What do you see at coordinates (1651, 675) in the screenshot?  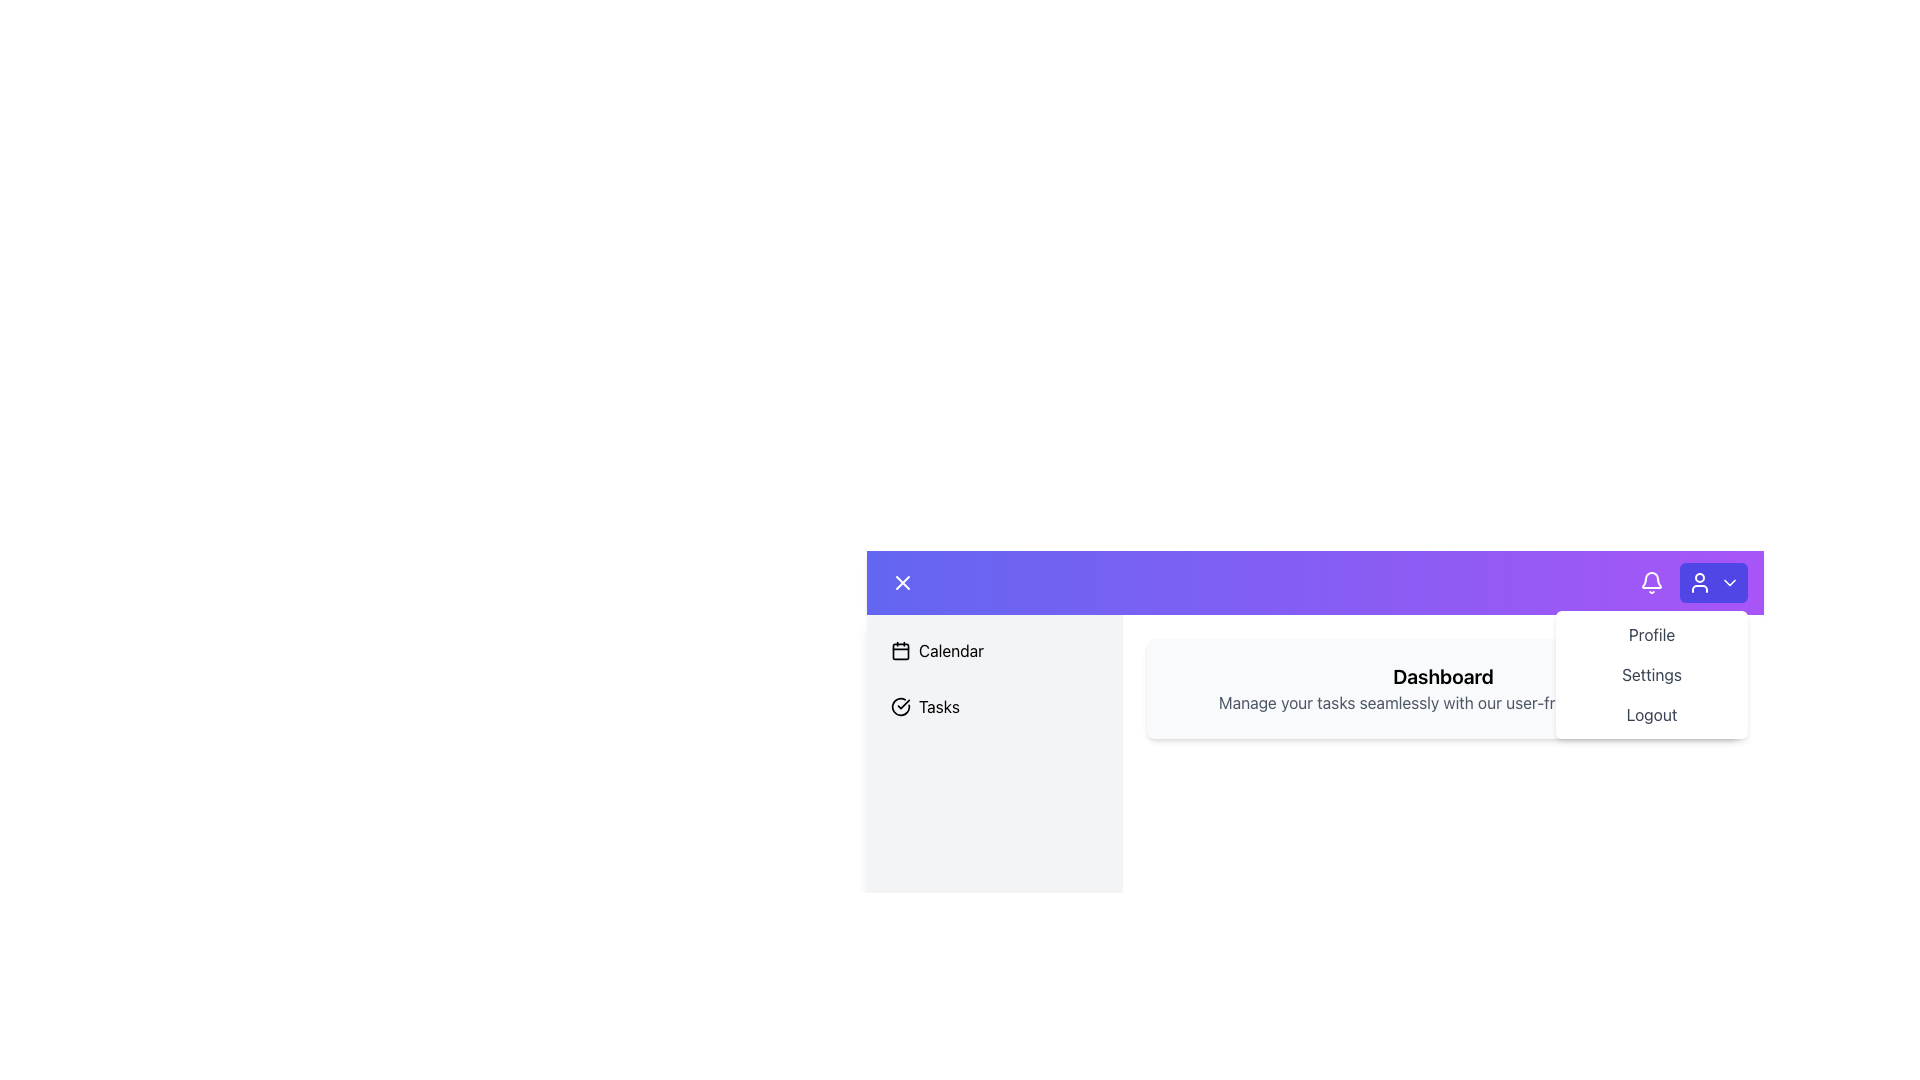 I see `the 'Settings' menu item located as the second item in the dropdown menu under the top-right corner of the interface` at bounding box center [1651, 675].